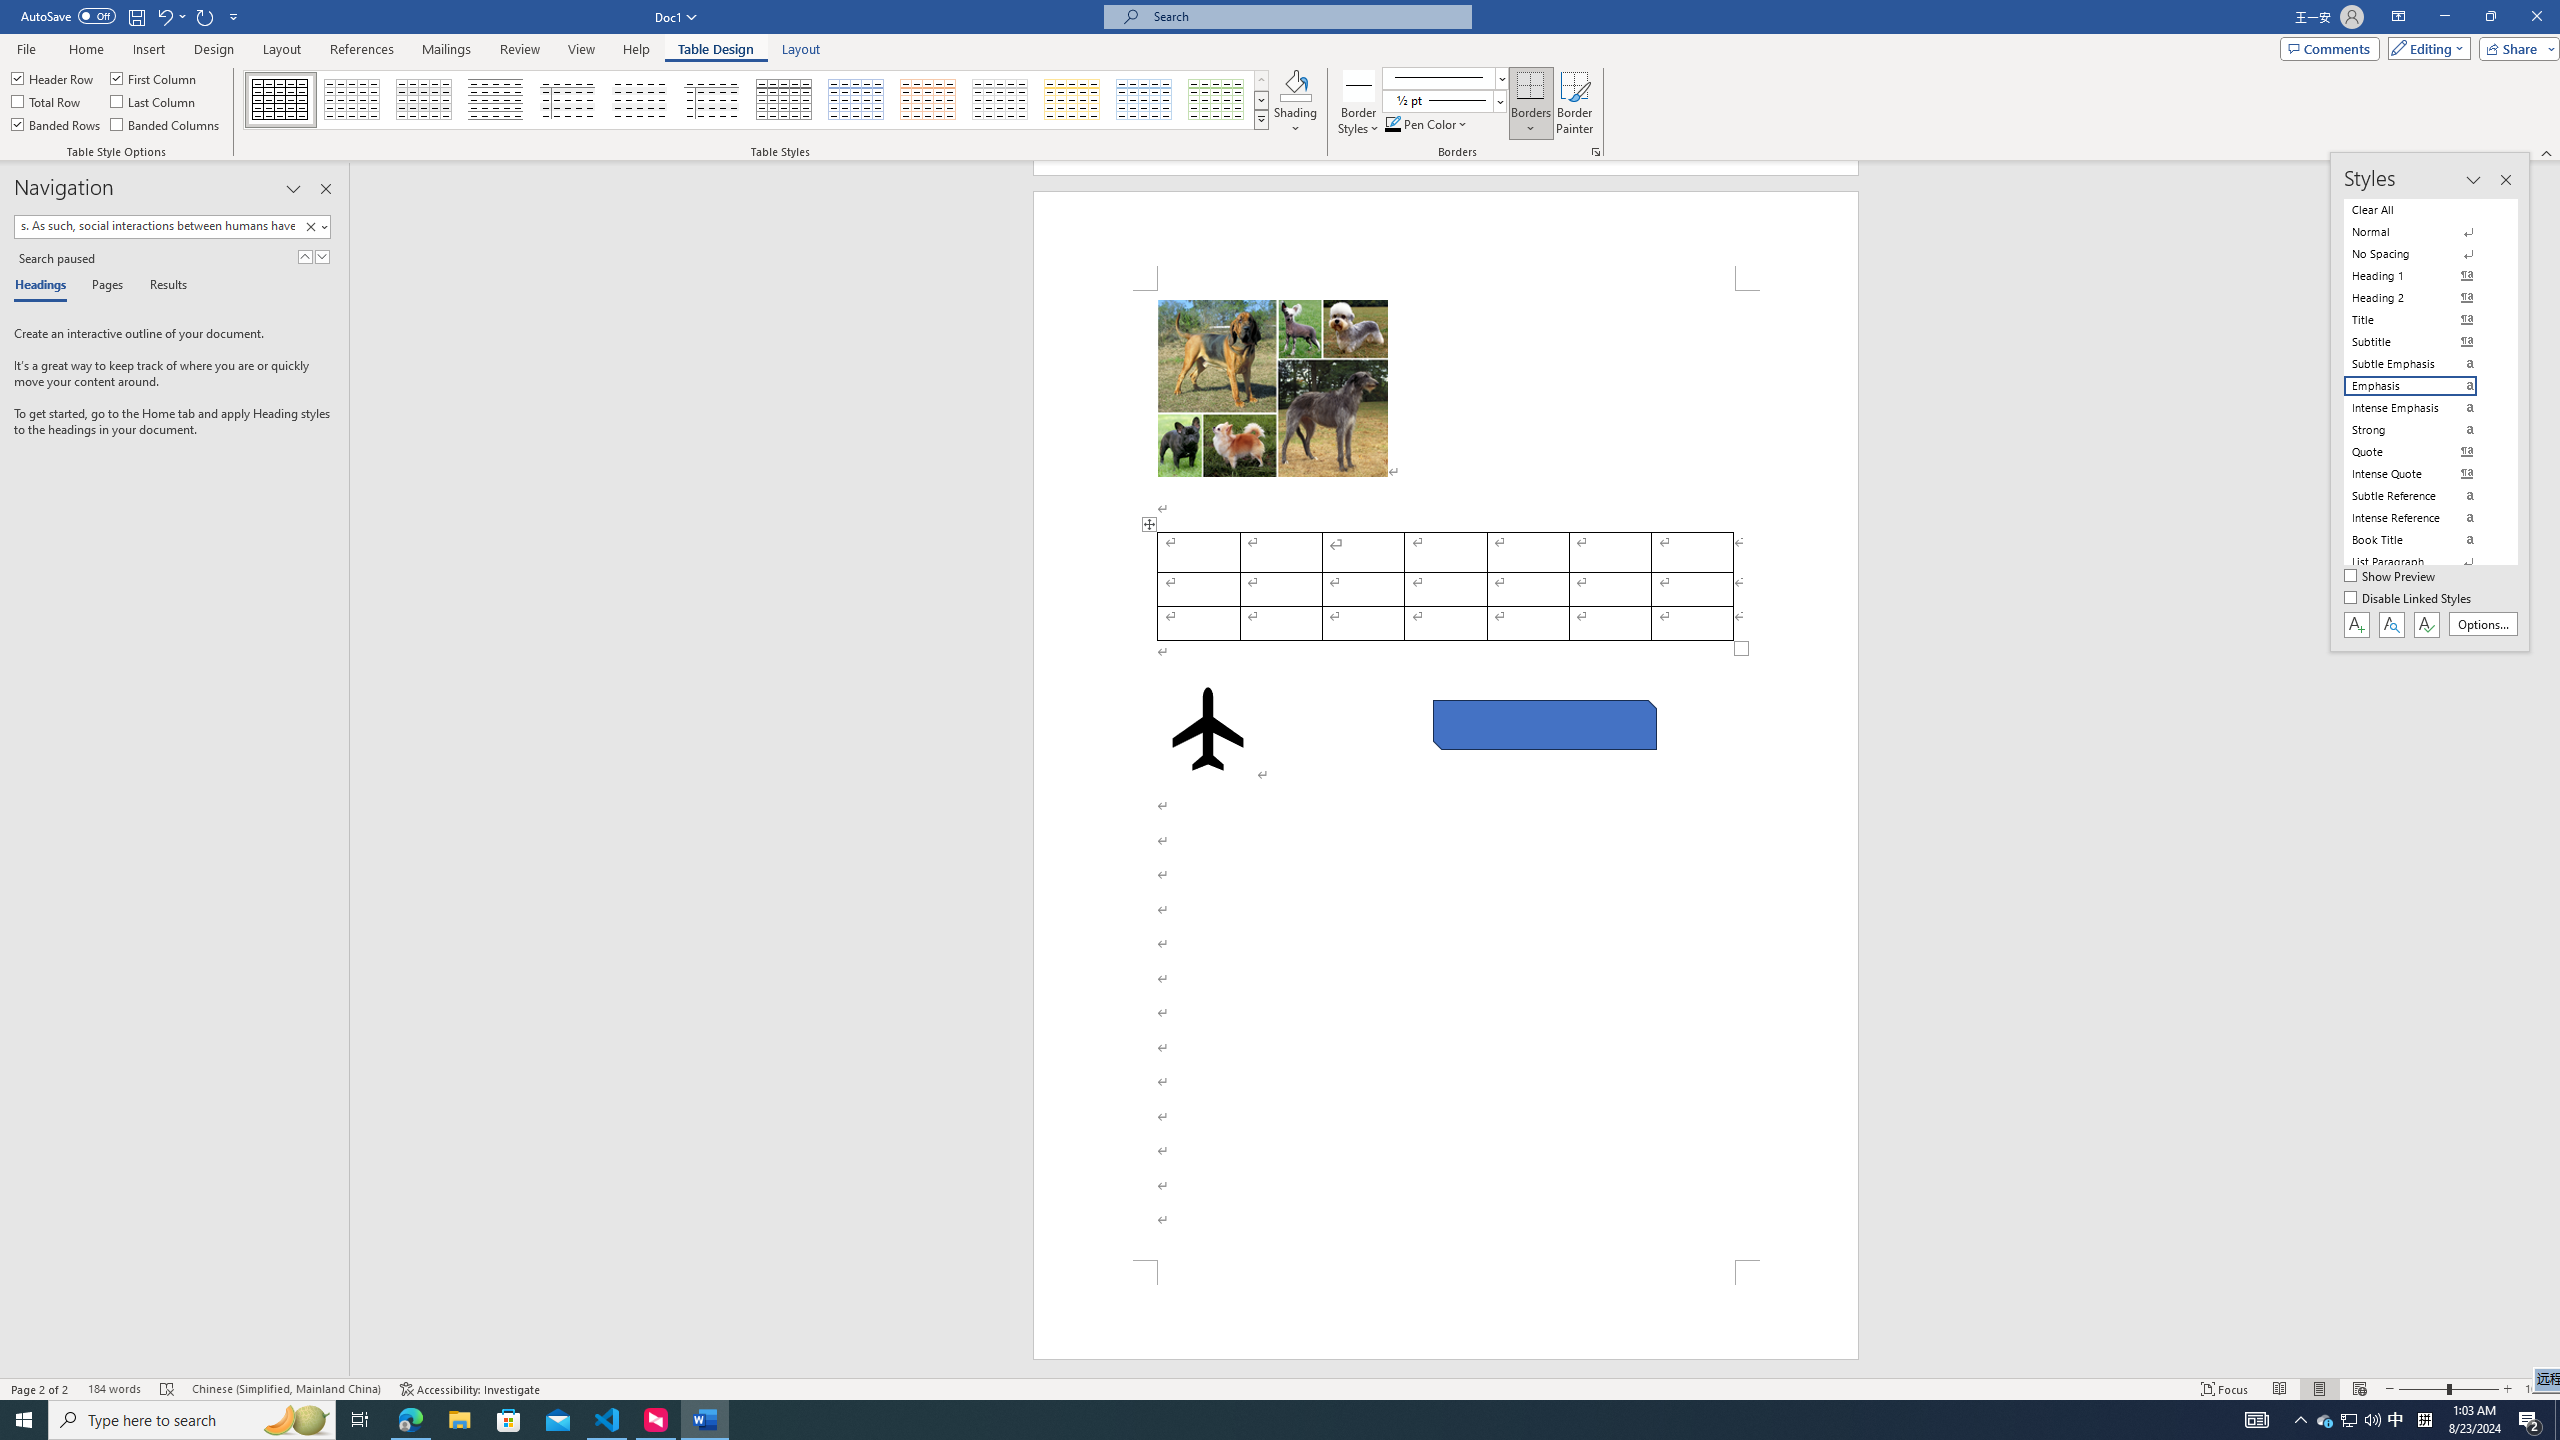 The height and width of the screenshot is (1440, 2560). I want to click on 'Plain Table 5', so click(712, 99).